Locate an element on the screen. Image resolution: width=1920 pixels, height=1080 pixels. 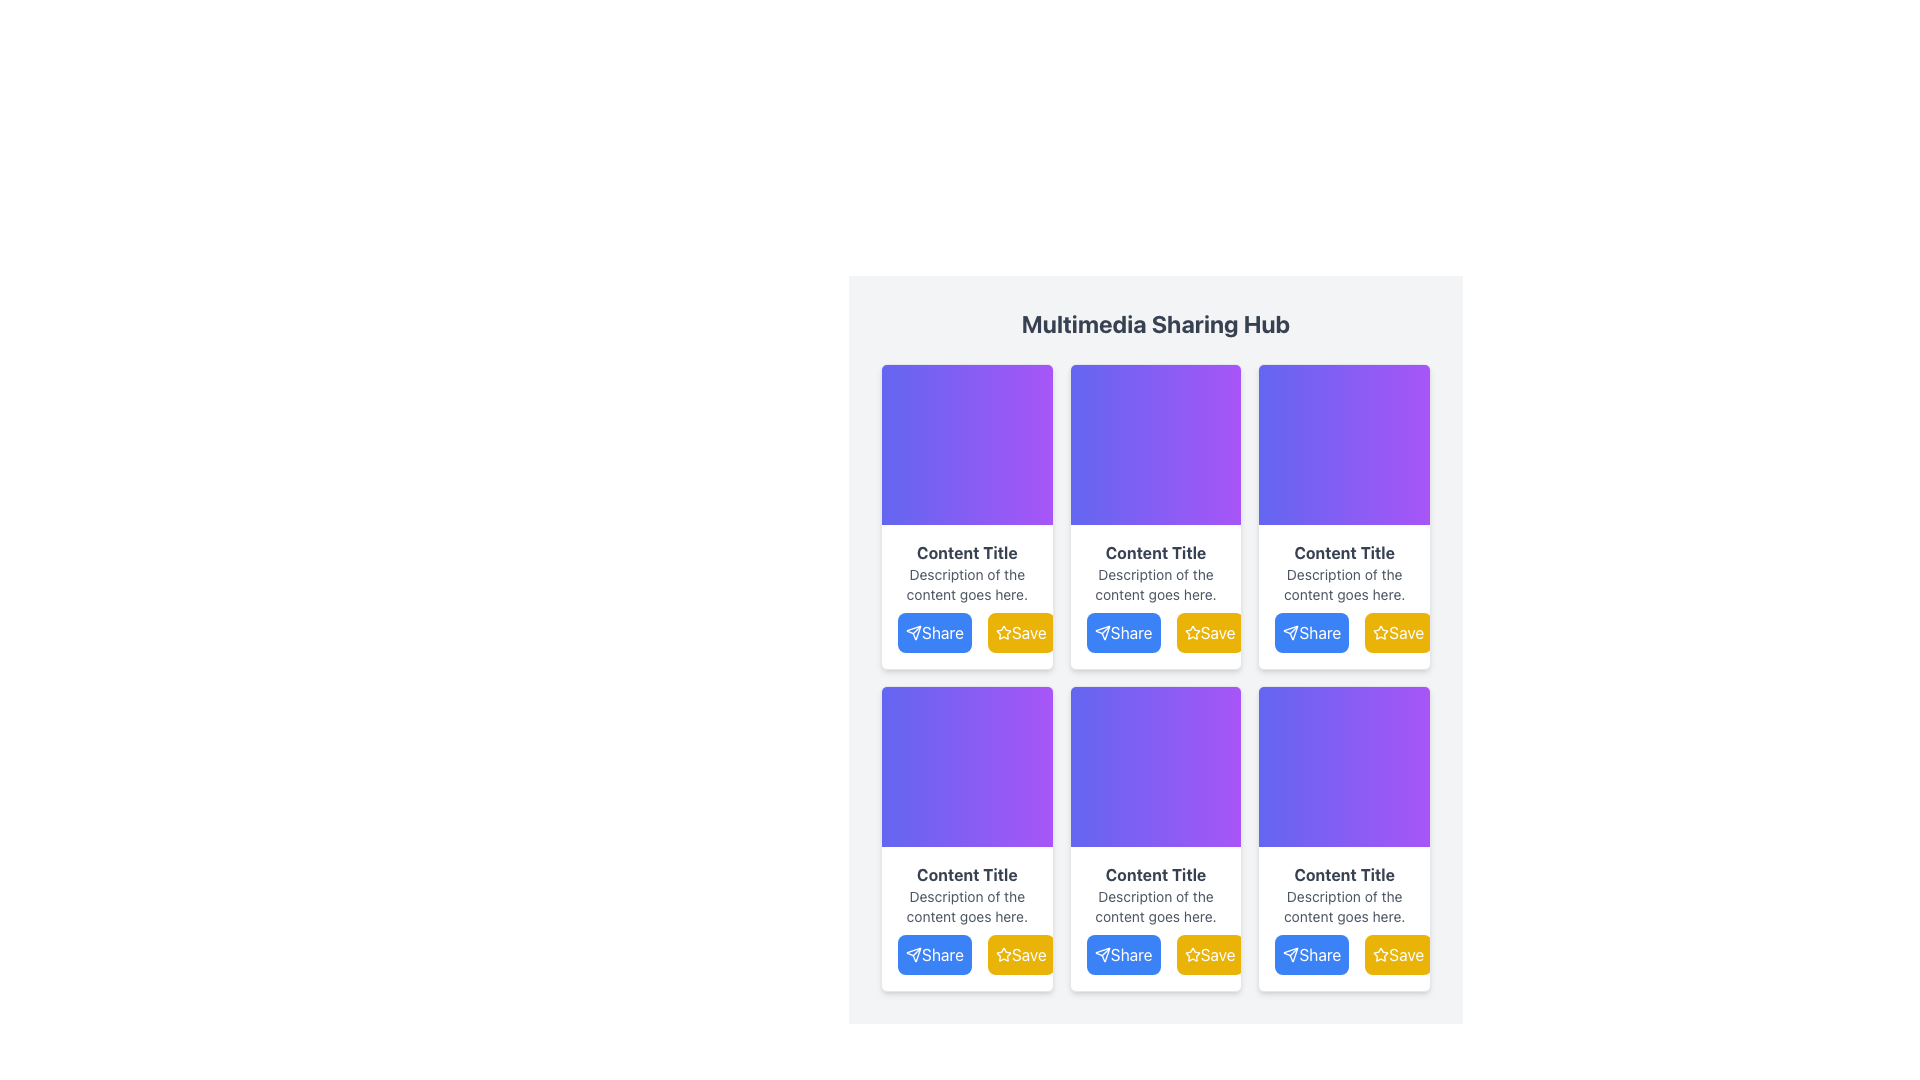
the 'Save' button, represented by a star icon, located in the first row and second column of the grid layout, adjacent to the 'Share' button, using keyboard navigation is located at coordinates (1192, 632).